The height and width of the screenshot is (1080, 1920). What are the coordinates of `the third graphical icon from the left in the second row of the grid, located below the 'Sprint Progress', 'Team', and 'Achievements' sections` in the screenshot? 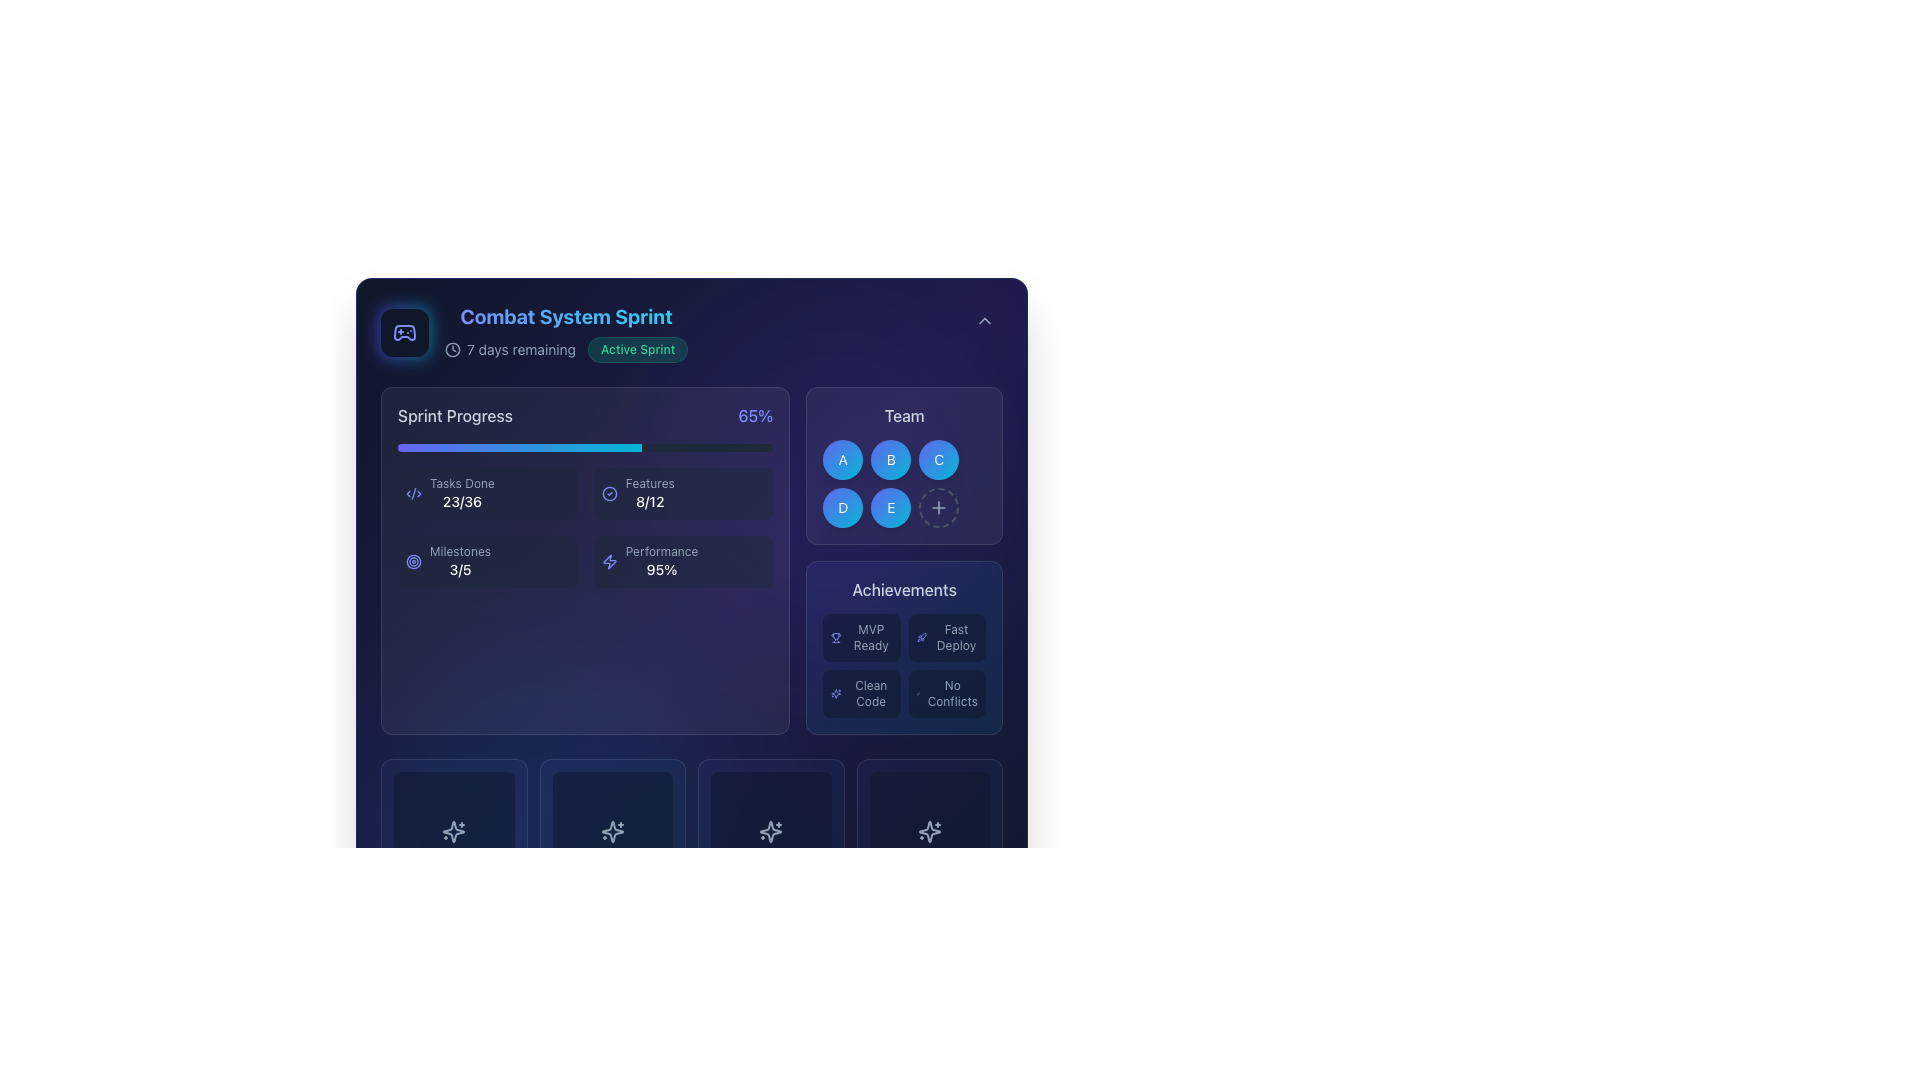 It's located at (770, 832).